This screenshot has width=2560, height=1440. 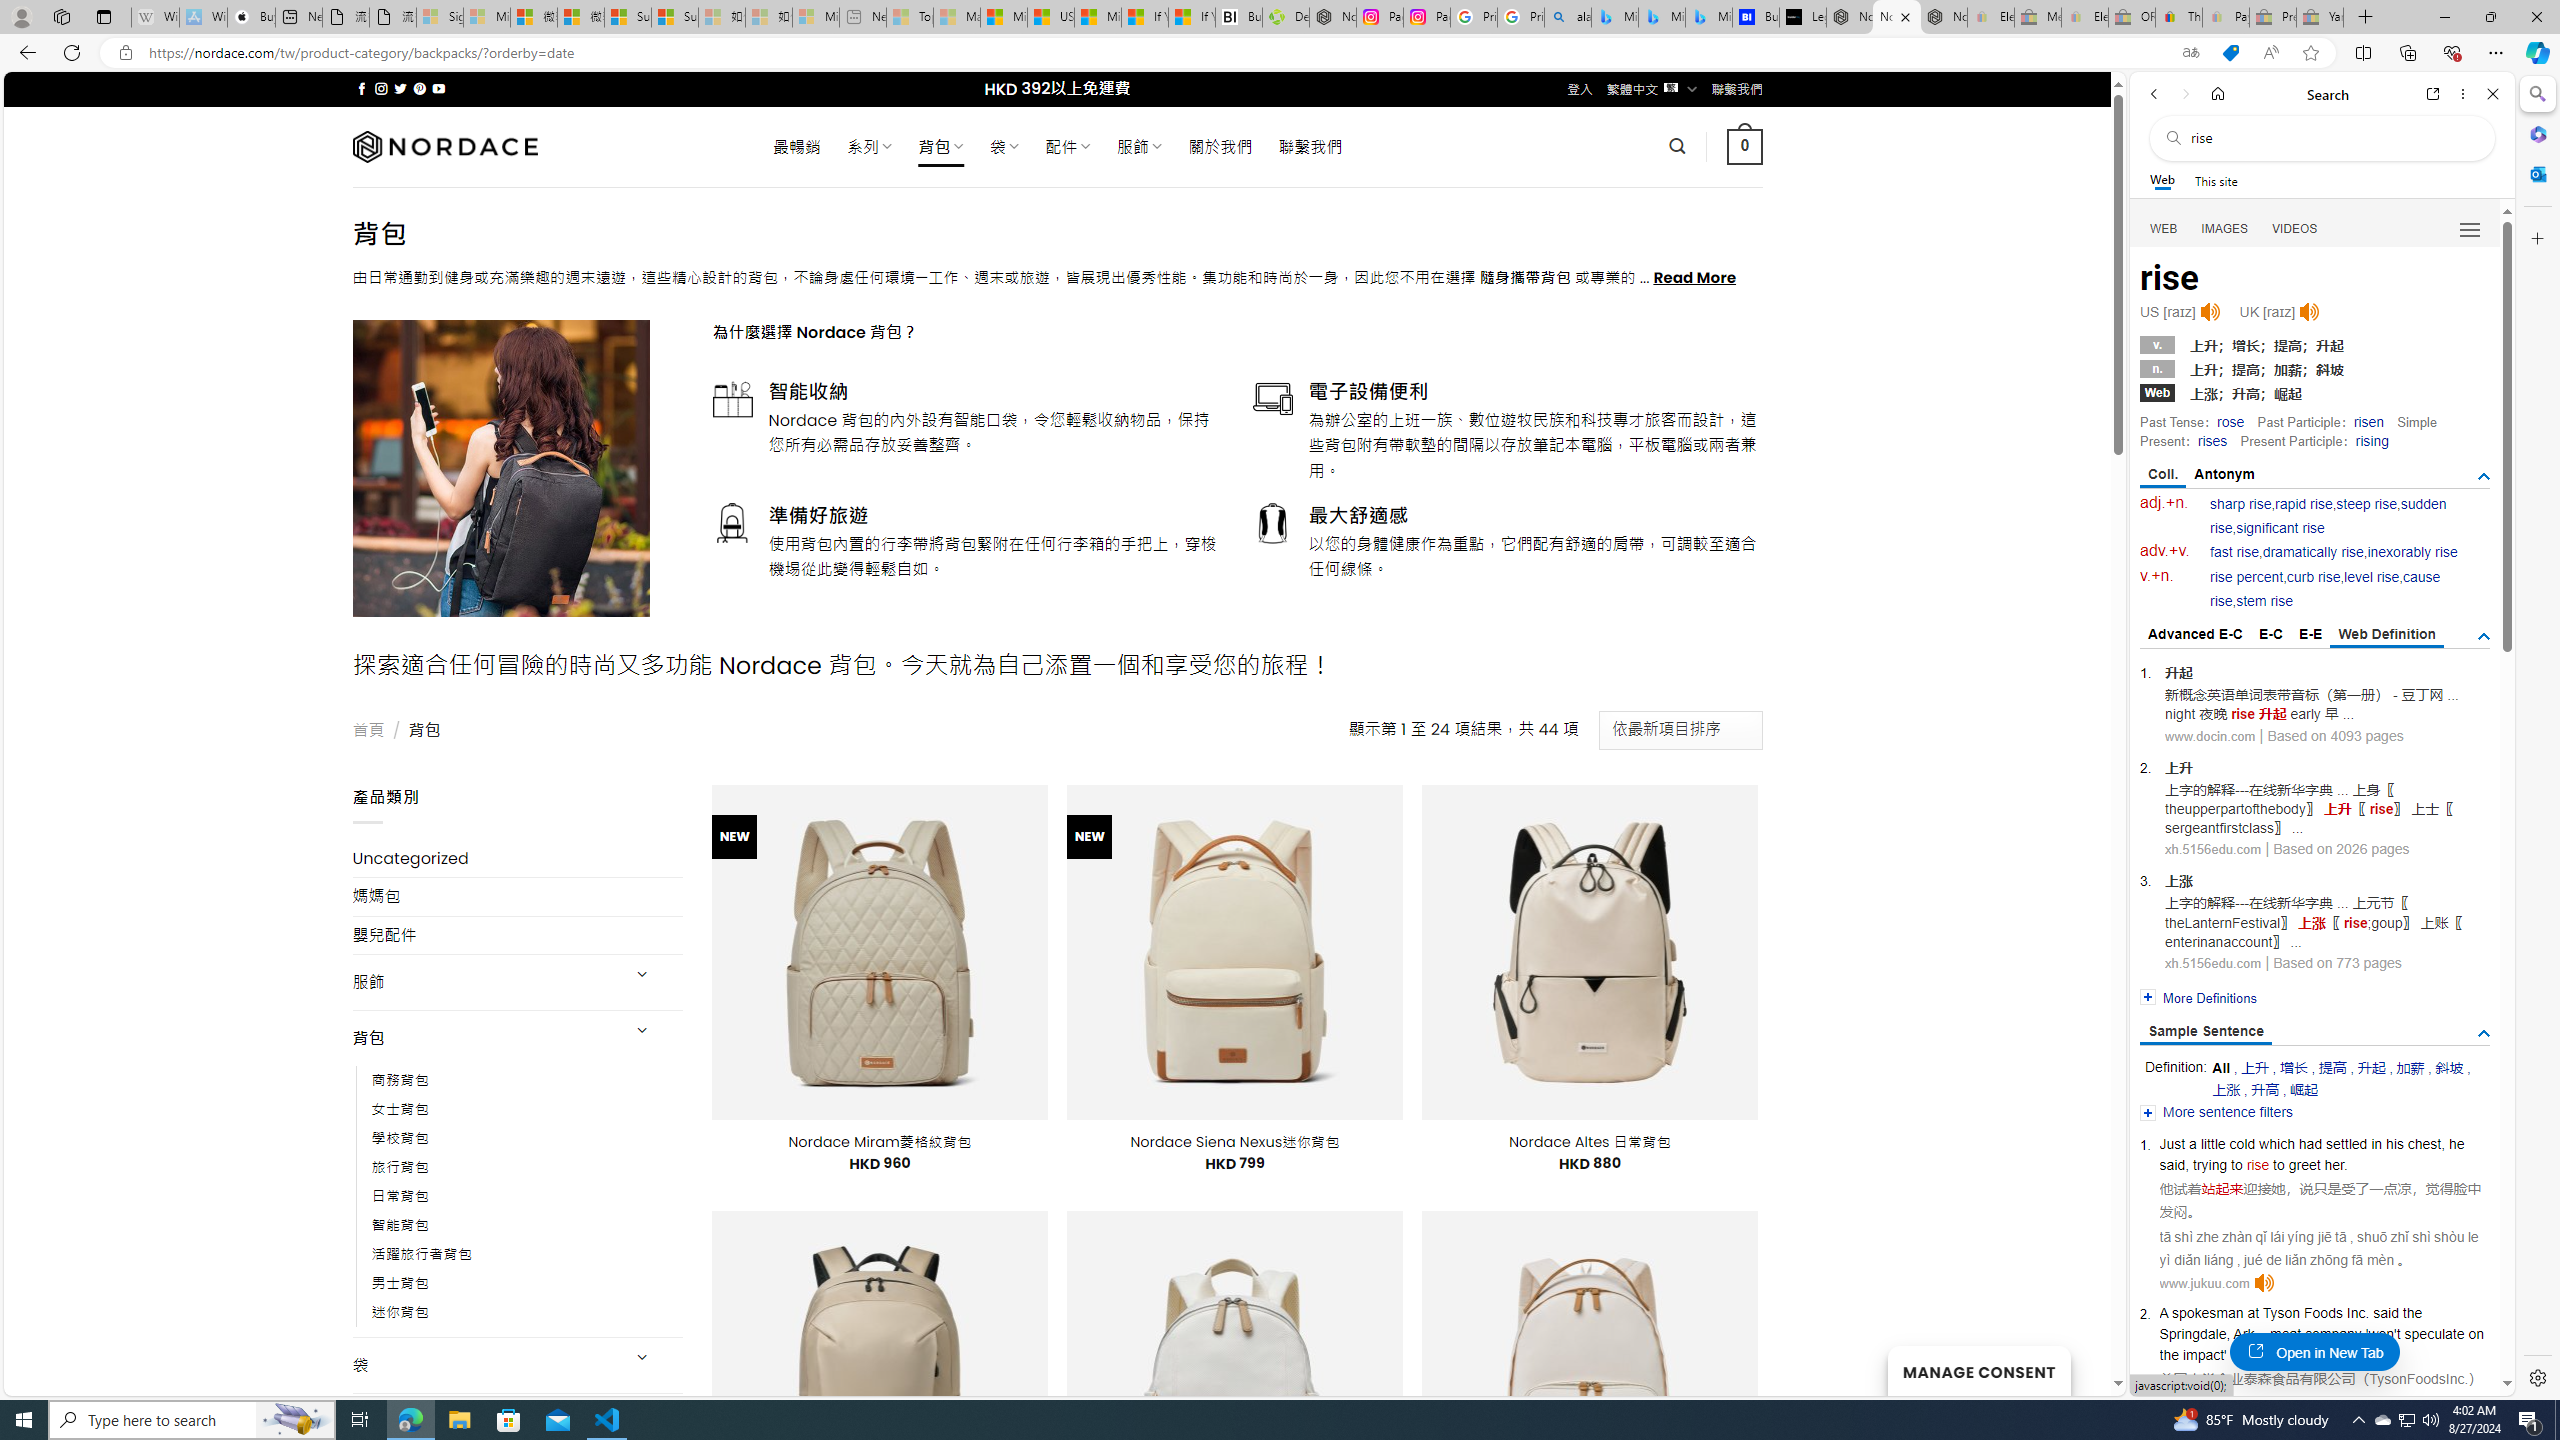 What do you see at coordinates (2246, 577) in the screenshot?
I see `'rise percent'` at bounding box center [2246, 577].